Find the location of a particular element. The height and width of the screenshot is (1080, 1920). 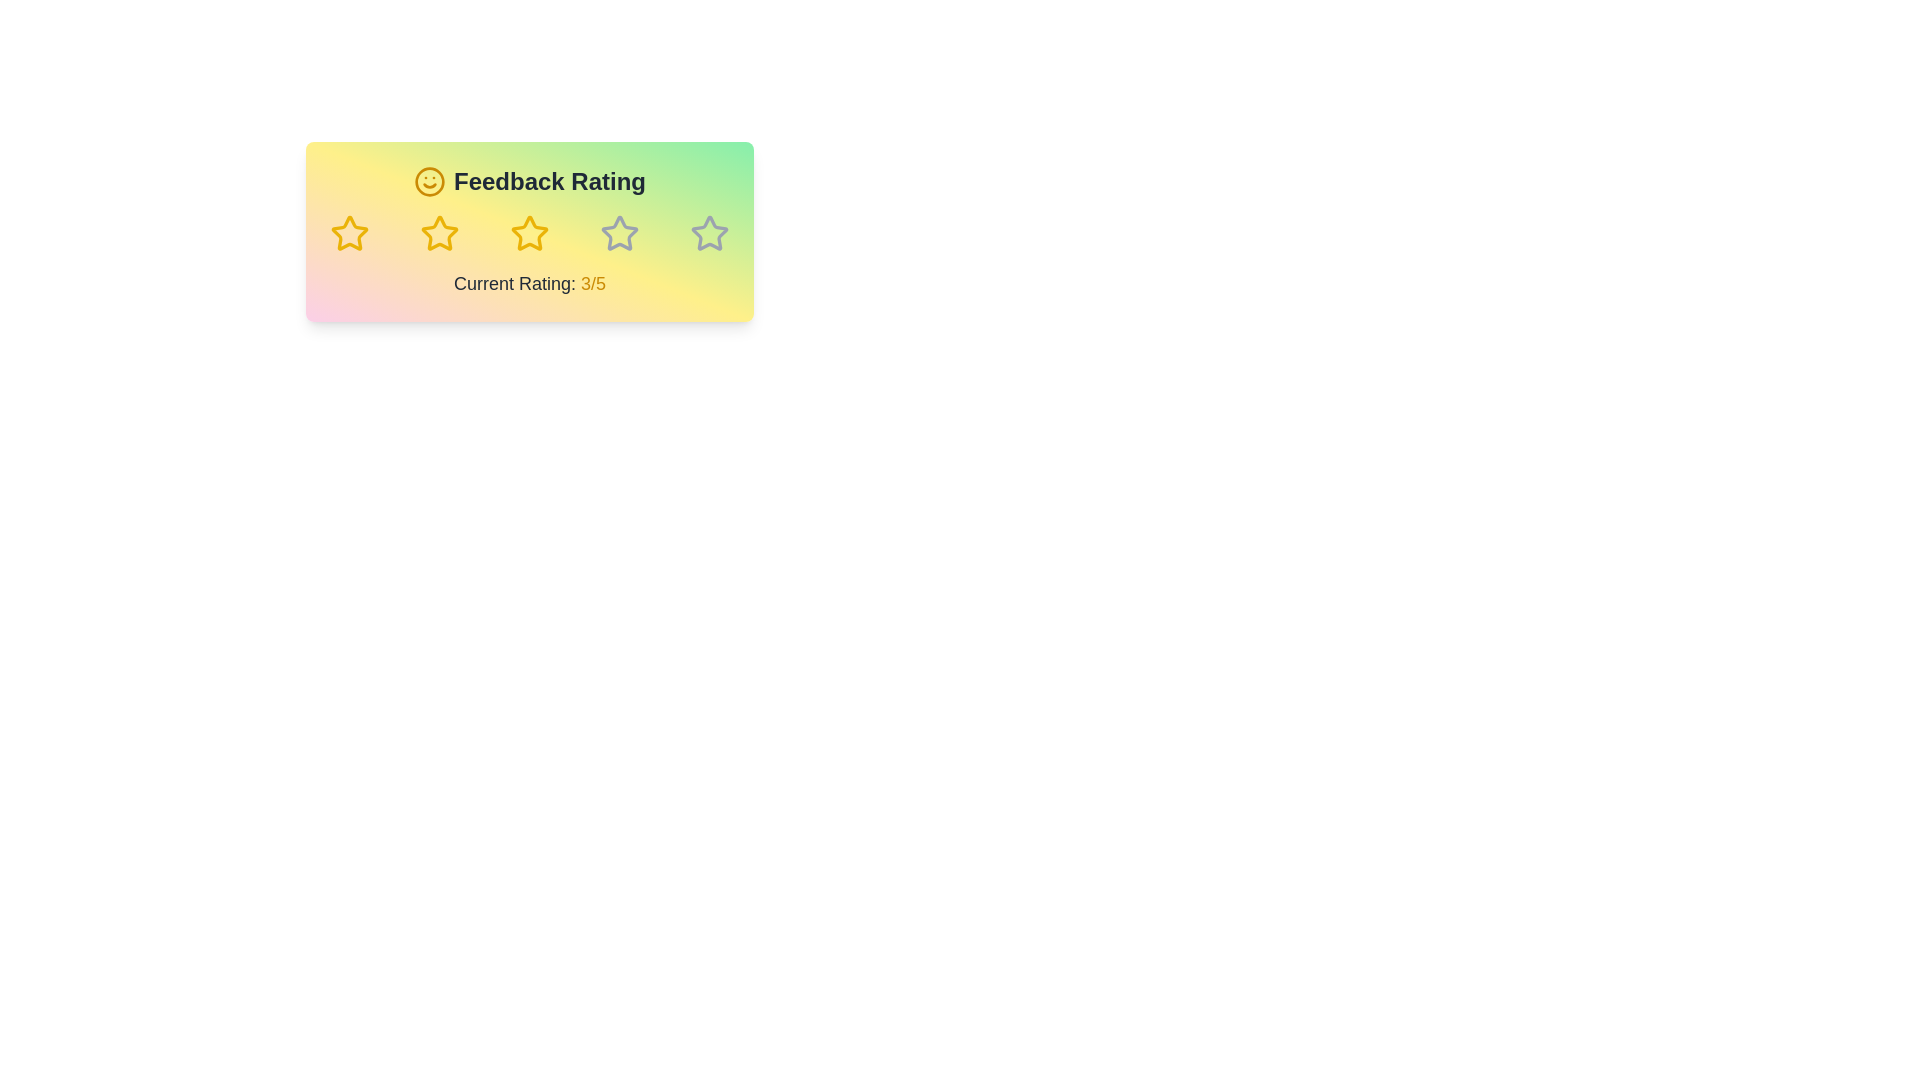

the 'Feedback Rating' text and copy it to the clipboard is located at coordinates (330, 164).